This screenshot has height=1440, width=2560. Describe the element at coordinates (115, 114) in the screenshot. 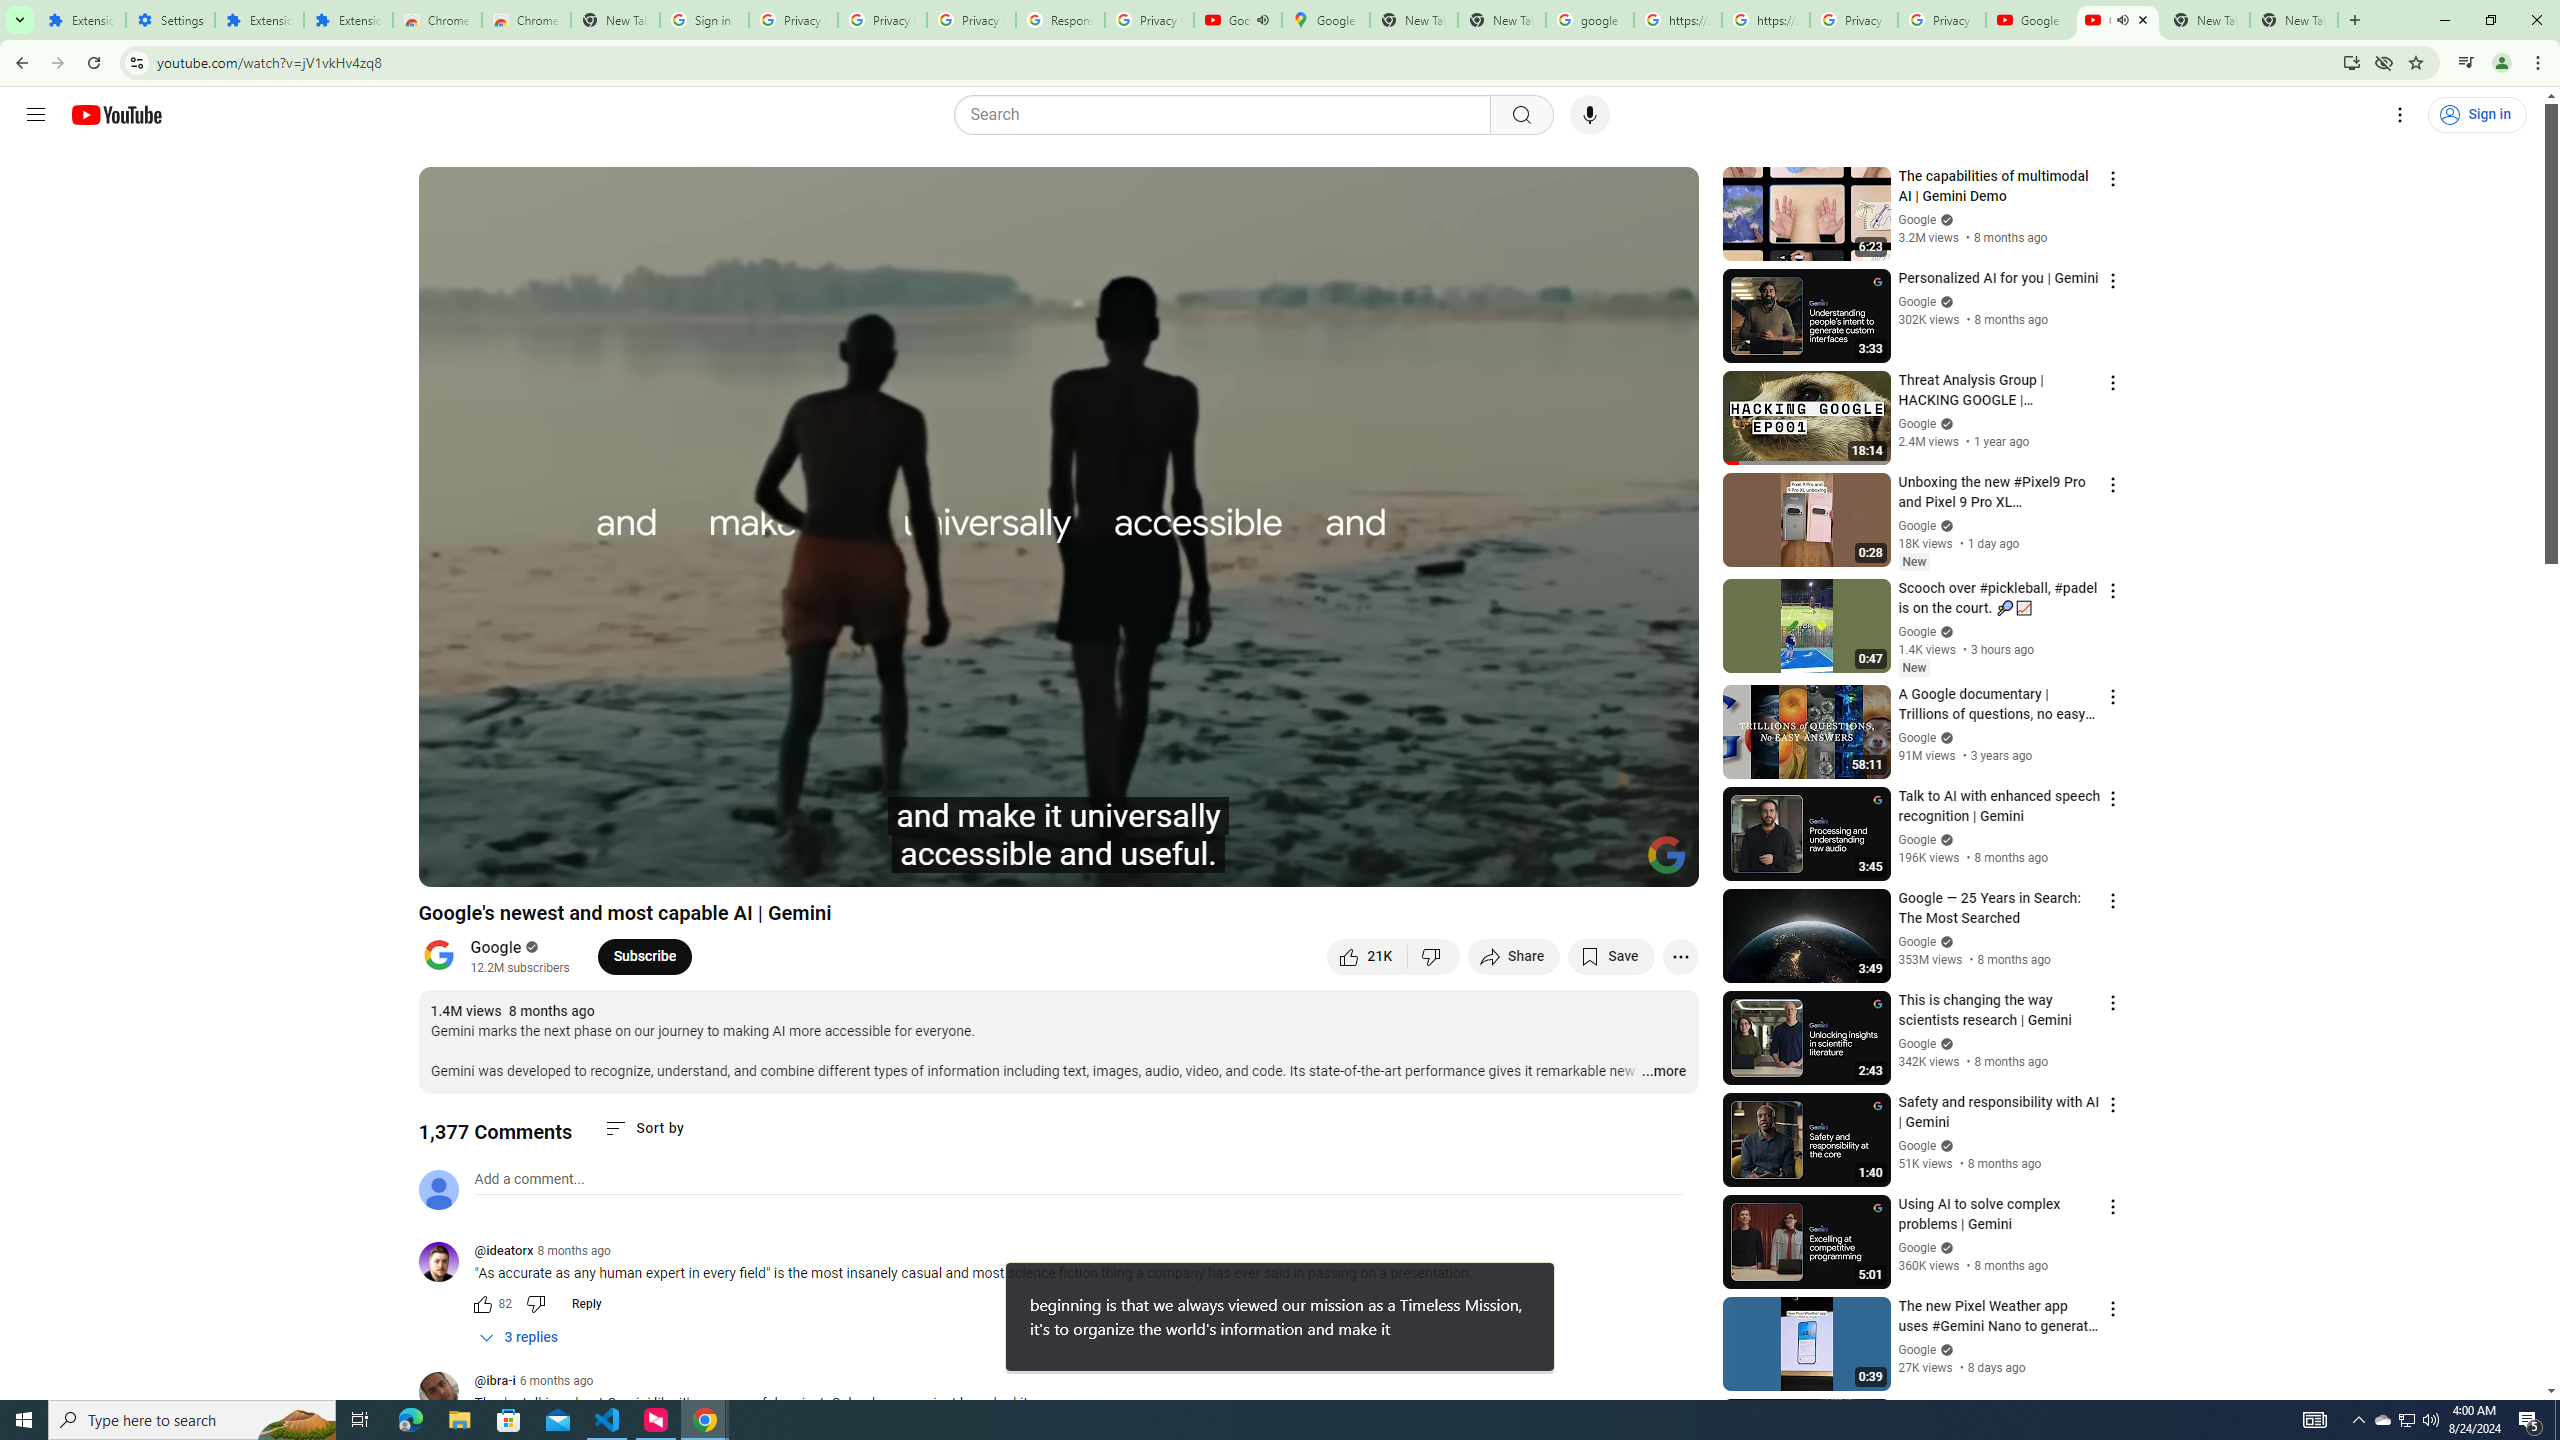

I see `'YouTube Home'` at that location.